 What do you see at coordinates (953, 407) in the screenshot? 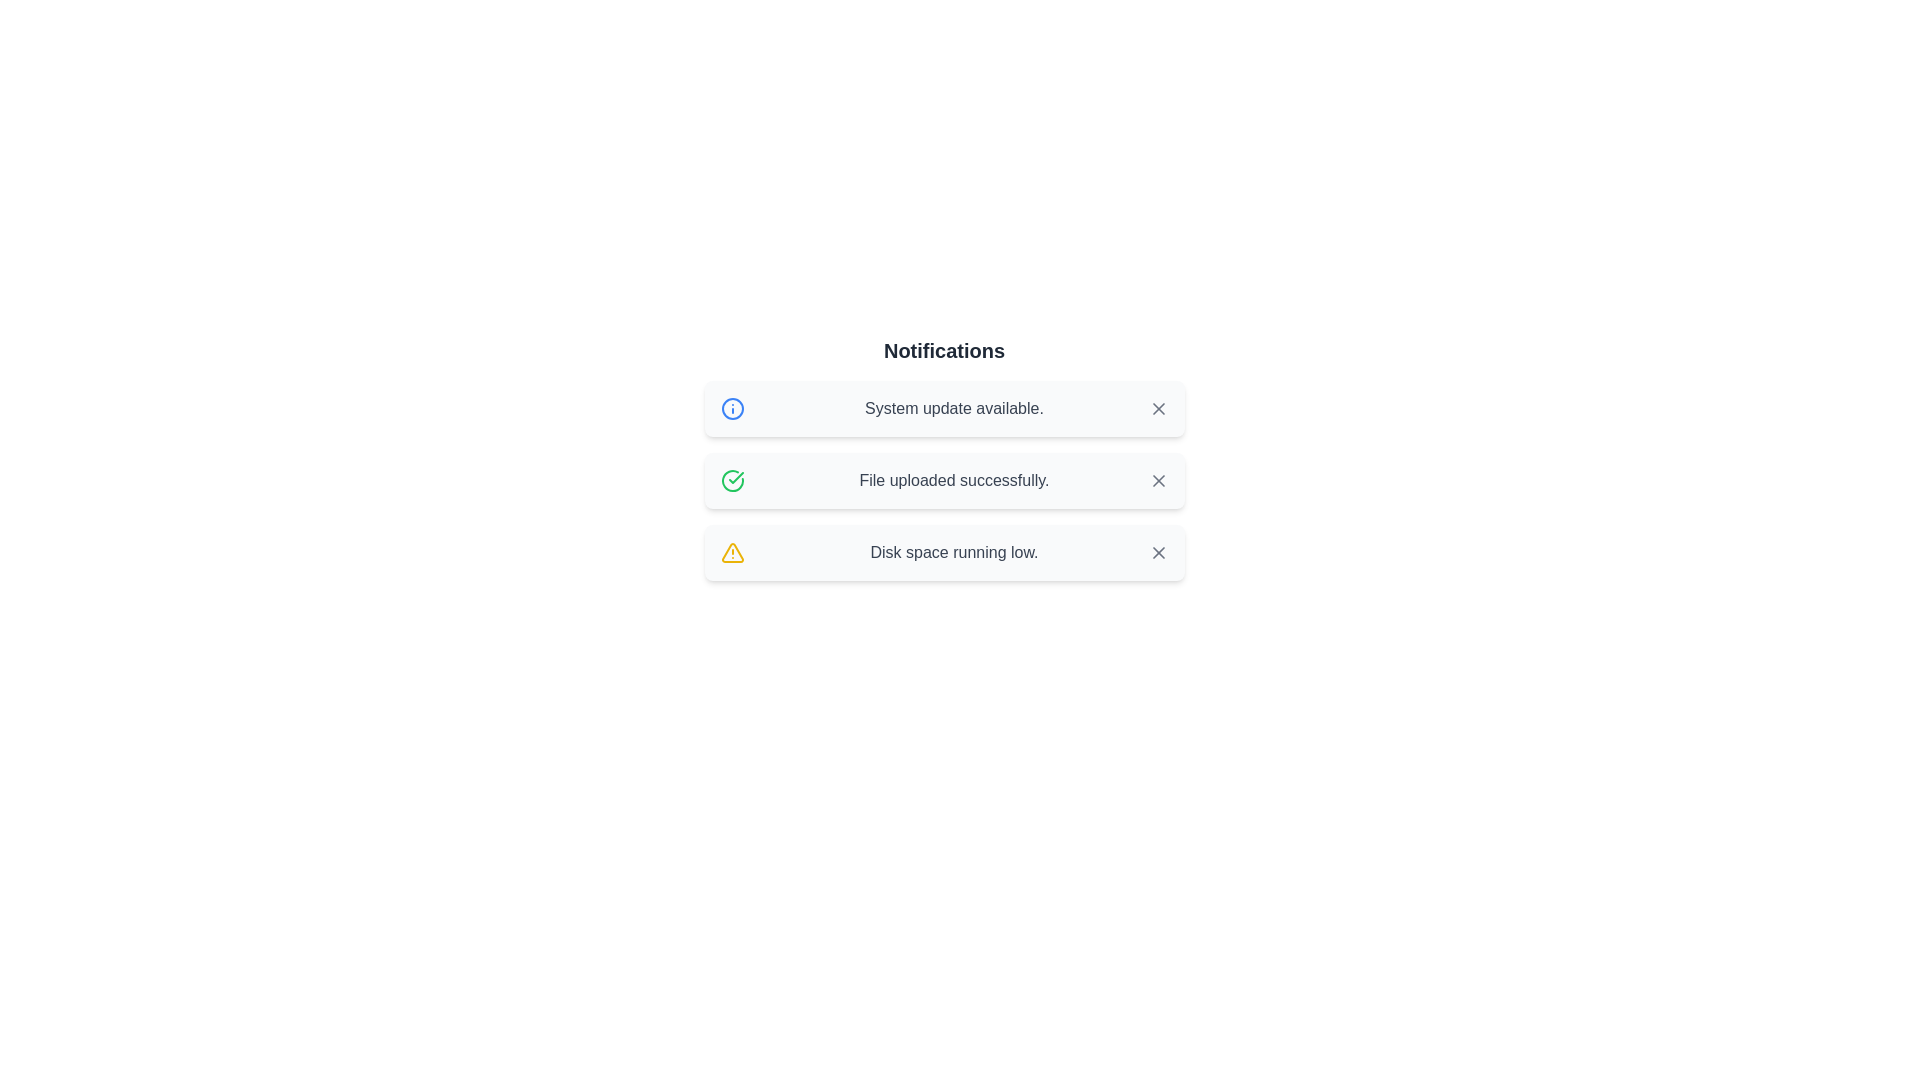
I see `the text label that displays 'System update available.' which is styled in gray and located centrally within the notification card` at bounding box center [953, 407].